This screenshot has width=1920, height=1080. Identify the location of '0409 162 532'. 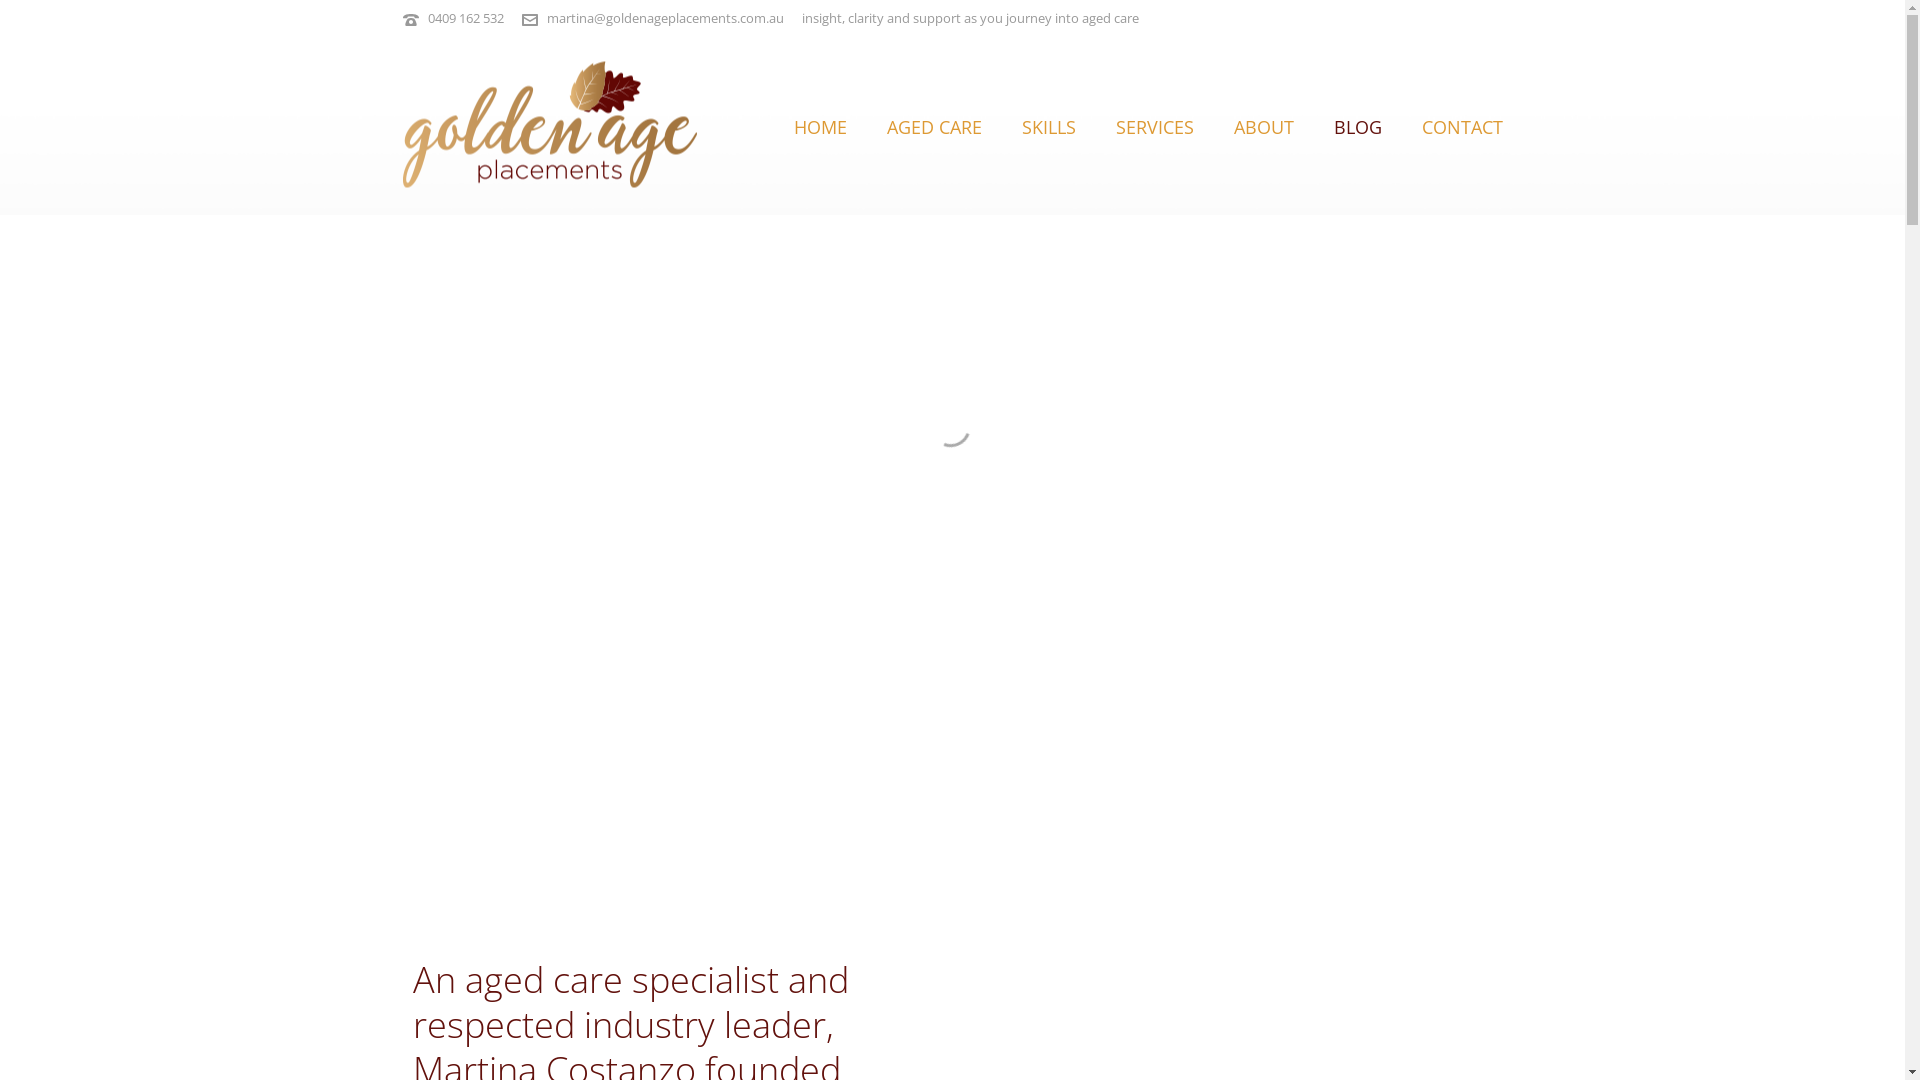
(464, 18).